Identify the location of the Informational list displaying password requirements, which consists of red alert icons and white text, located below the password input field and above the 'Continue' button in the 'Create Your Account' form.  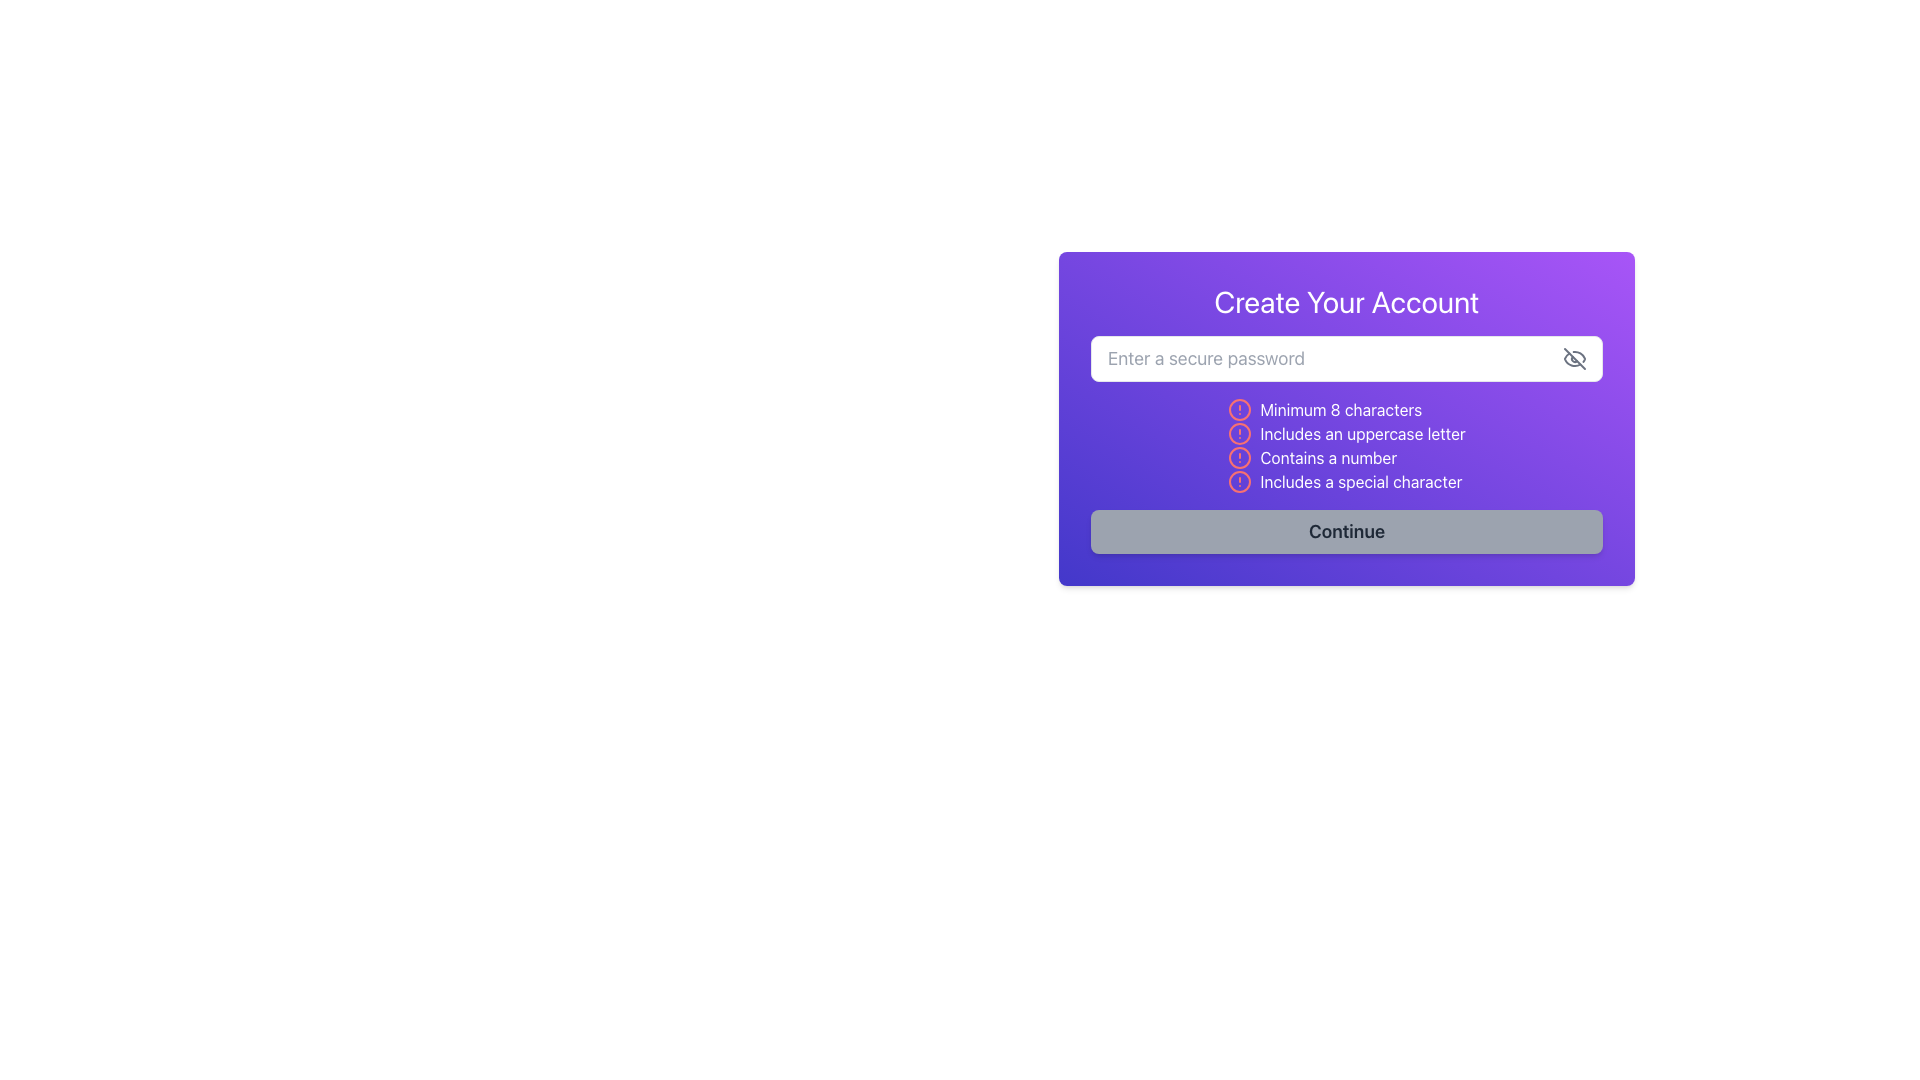
(1347, 445).